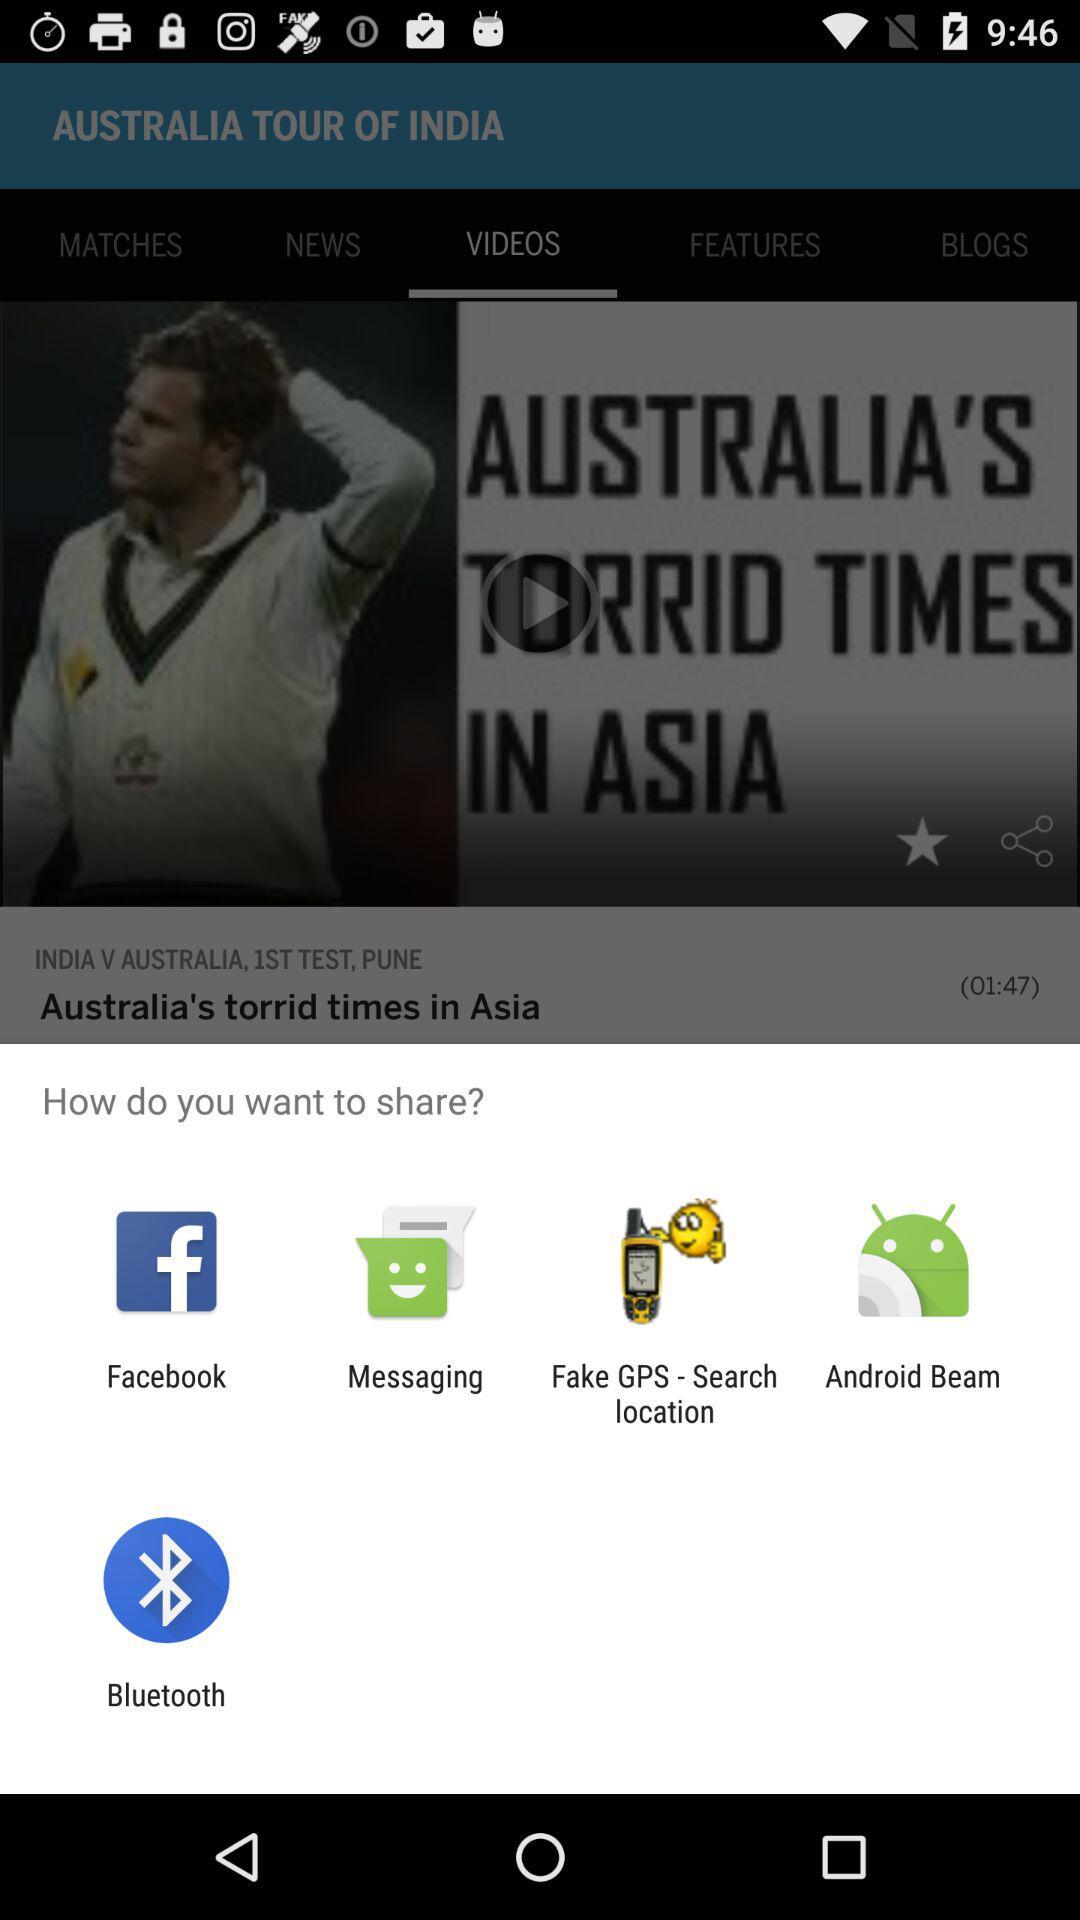 The image size is (1080, 1920). Describe the element at coordinates (165, 1711) in the screenshot. I see `the bluetooth app` at that location.